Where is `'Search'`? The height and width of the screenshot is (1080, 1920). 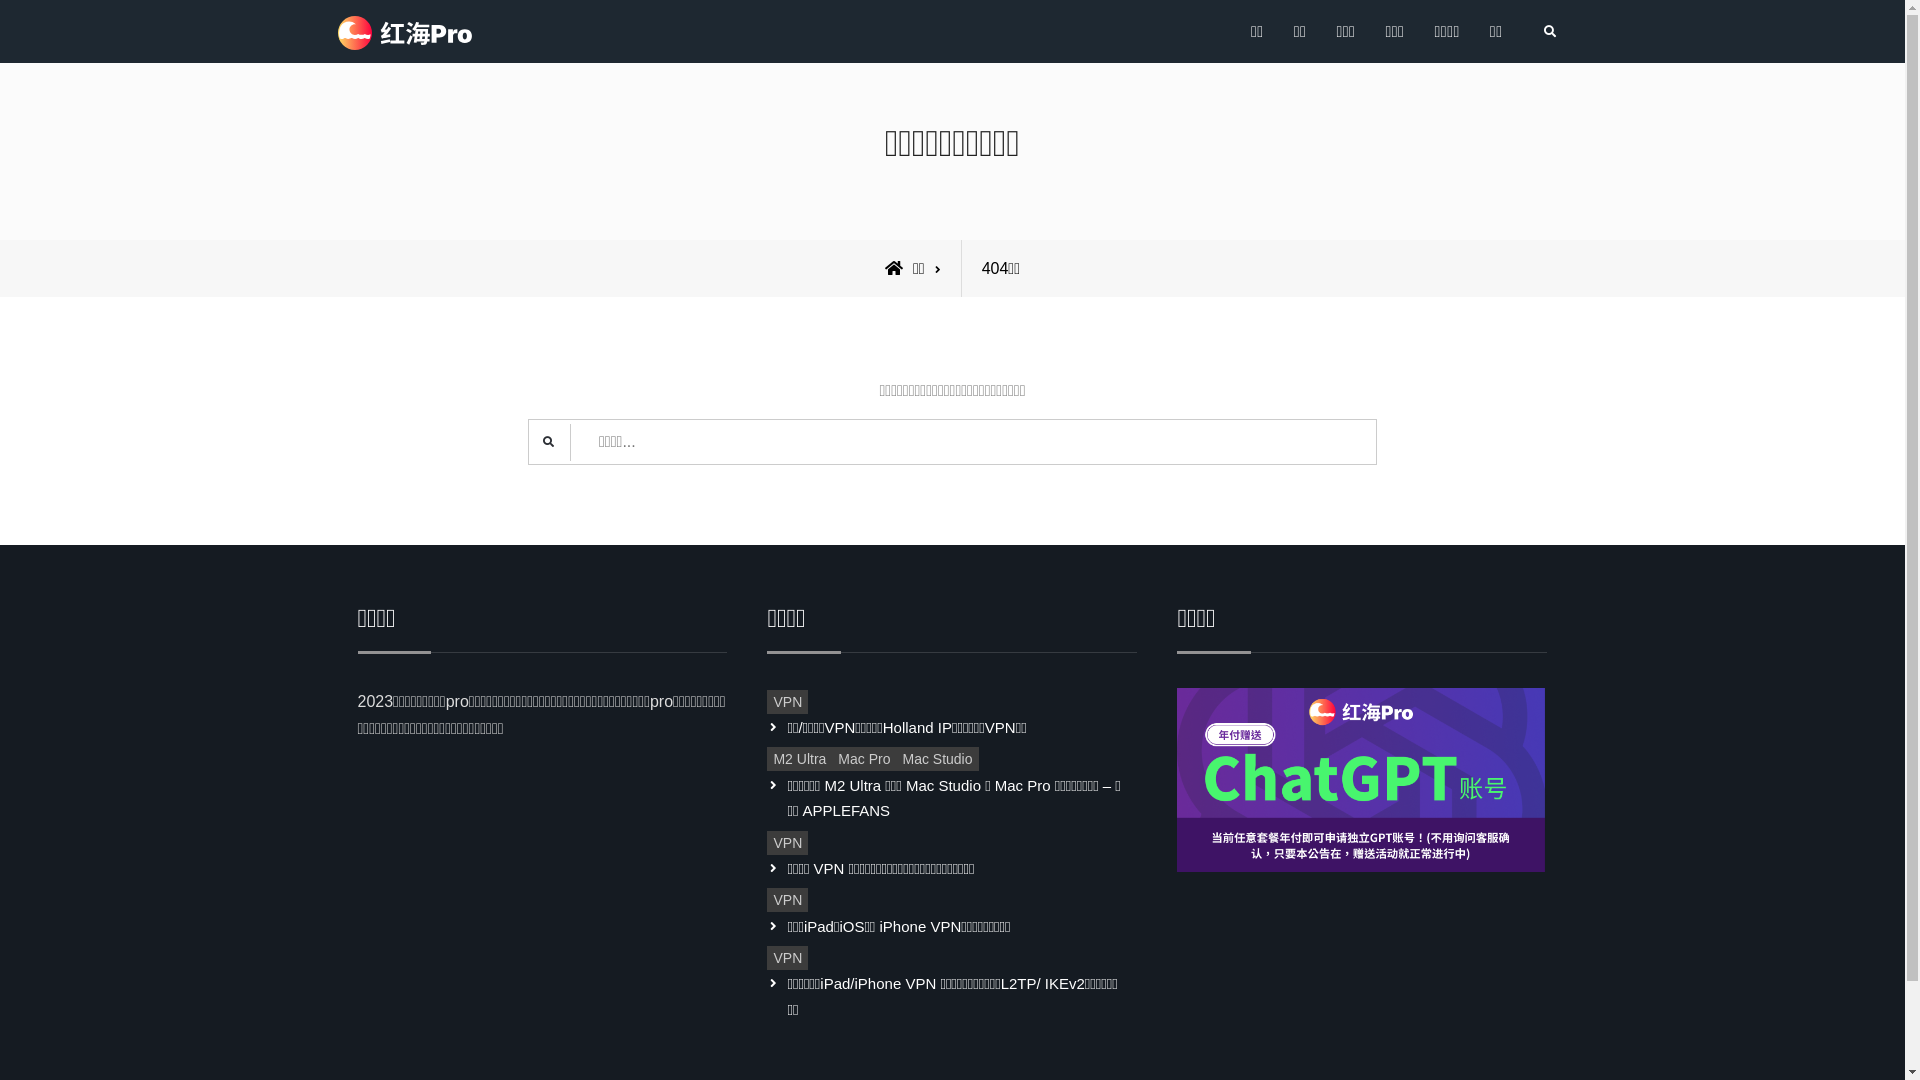 'Search' is located at coordinates (1548, 31).